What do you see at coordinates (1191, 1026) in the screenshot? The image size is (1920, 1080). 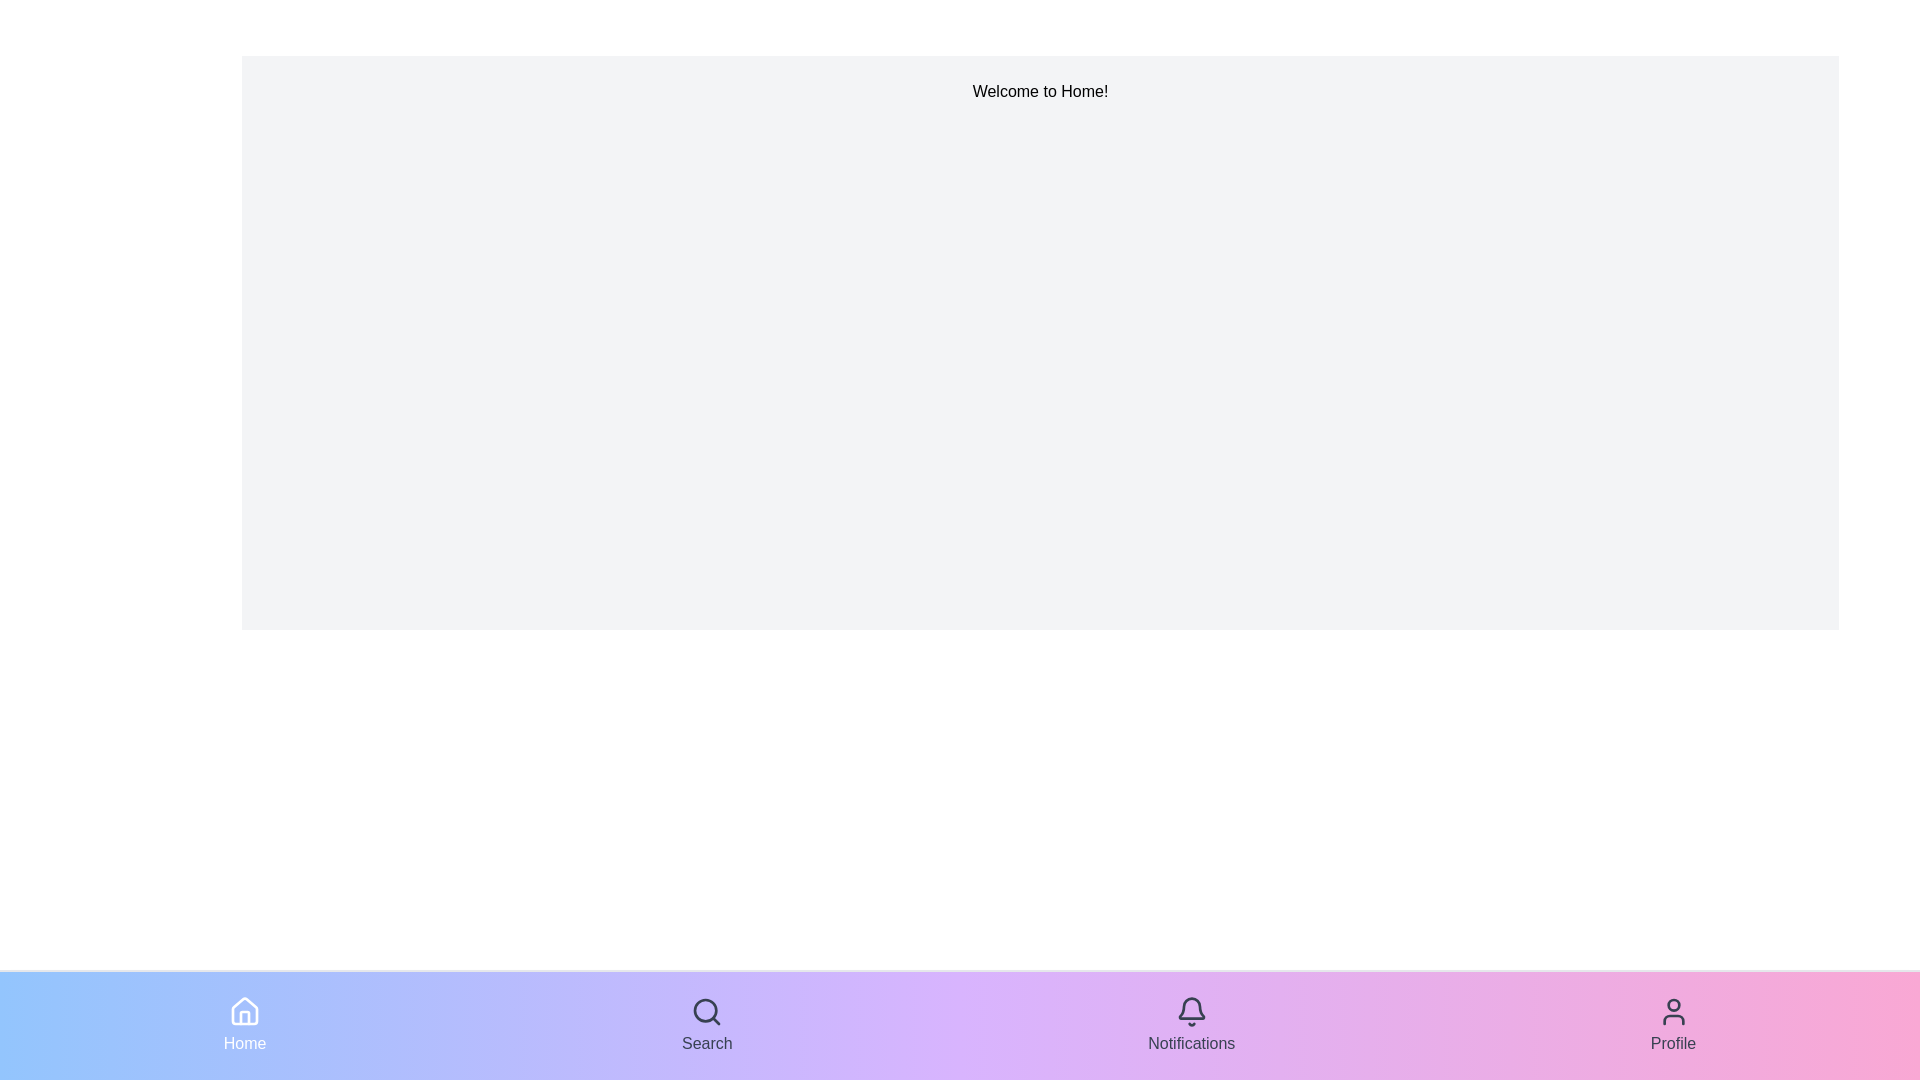 I see `the 'Notifications' button, which is the third button in a horizontal arrangement at the bottom of the UI, to trigger a visual effect` at bounding box center [1191, 1026].